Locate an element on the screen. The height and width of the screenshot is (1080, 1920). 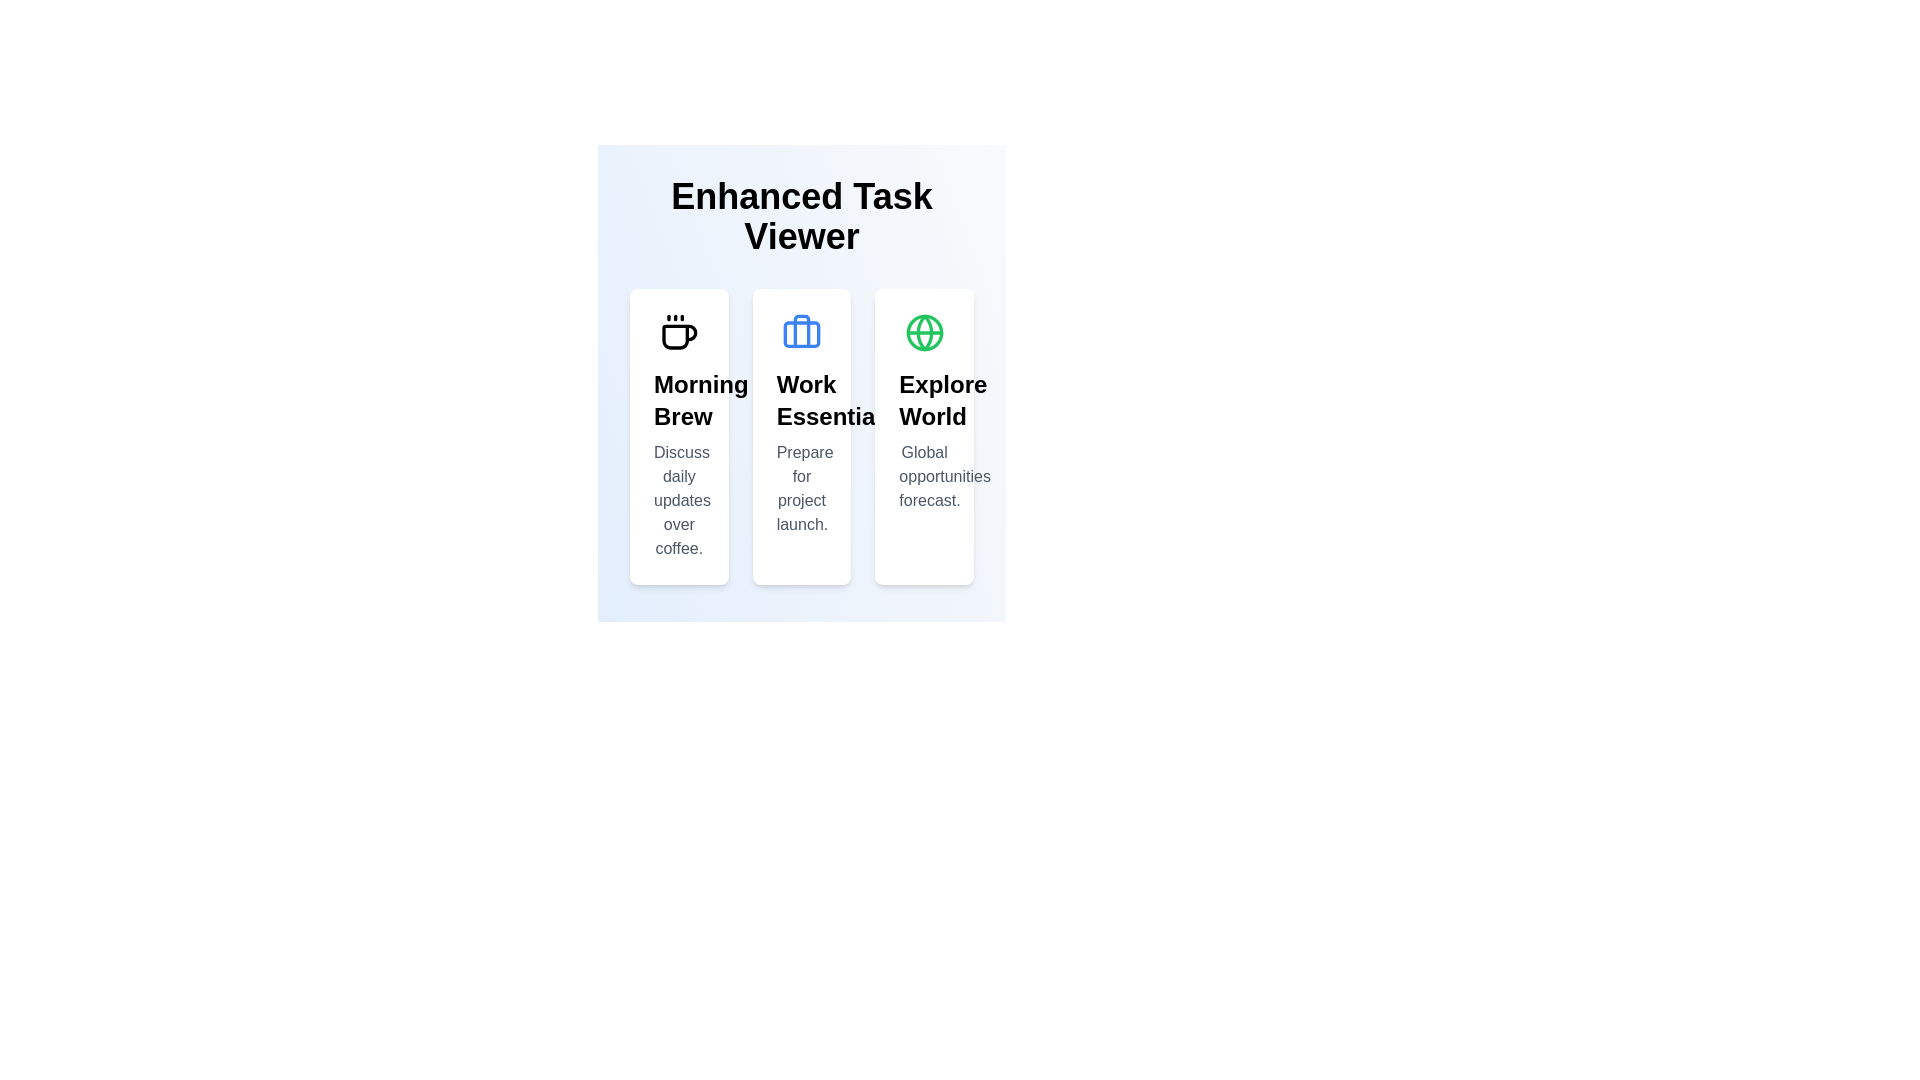
the 'Work Essentials' icon, which is centrally located within the second card of the three-card layout in the 'Enhanced Task Viewer' is located at coordinates (801, 331).